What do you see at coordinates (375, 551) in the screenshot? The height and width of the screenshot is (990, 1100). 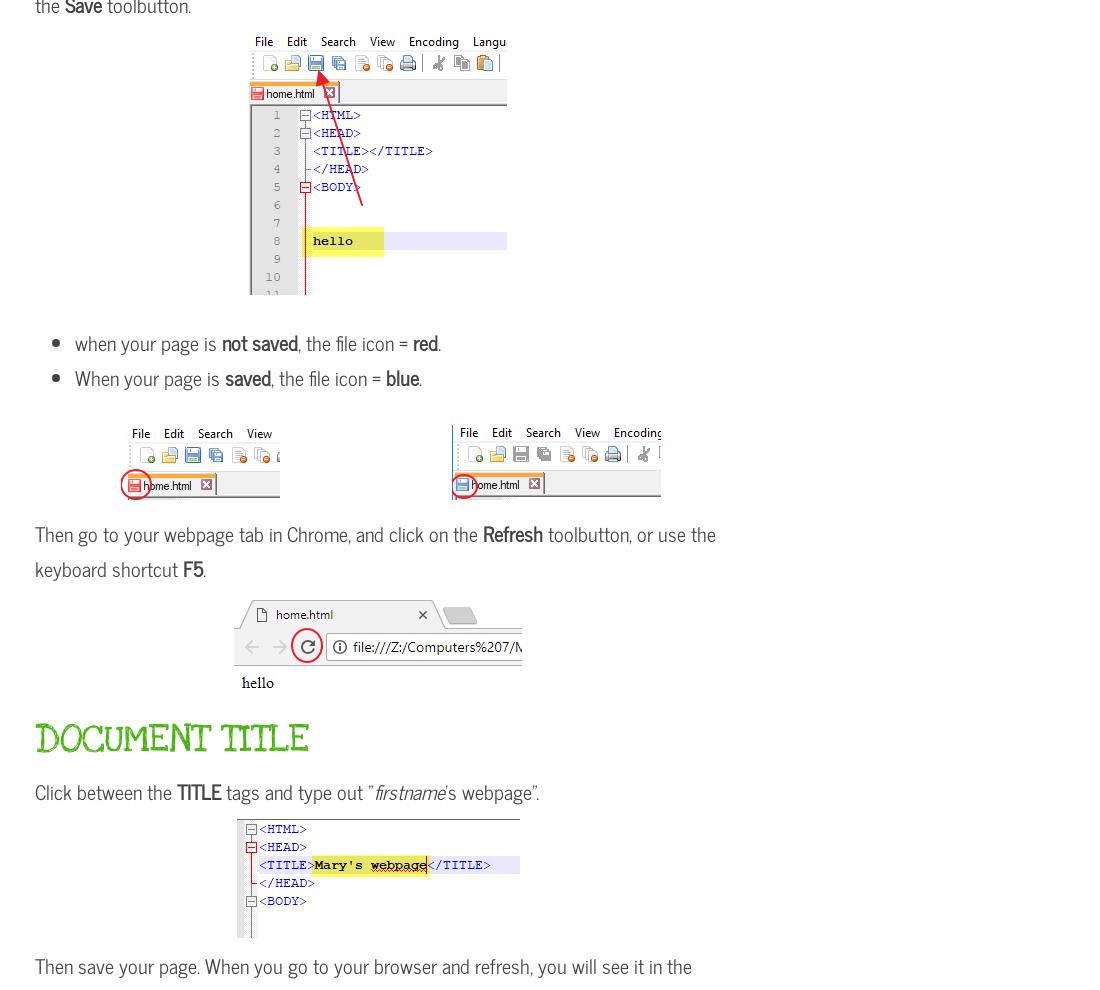 I see `'toolbutton, or use the keyboard shortcut'` at bounding box center [375, 551].